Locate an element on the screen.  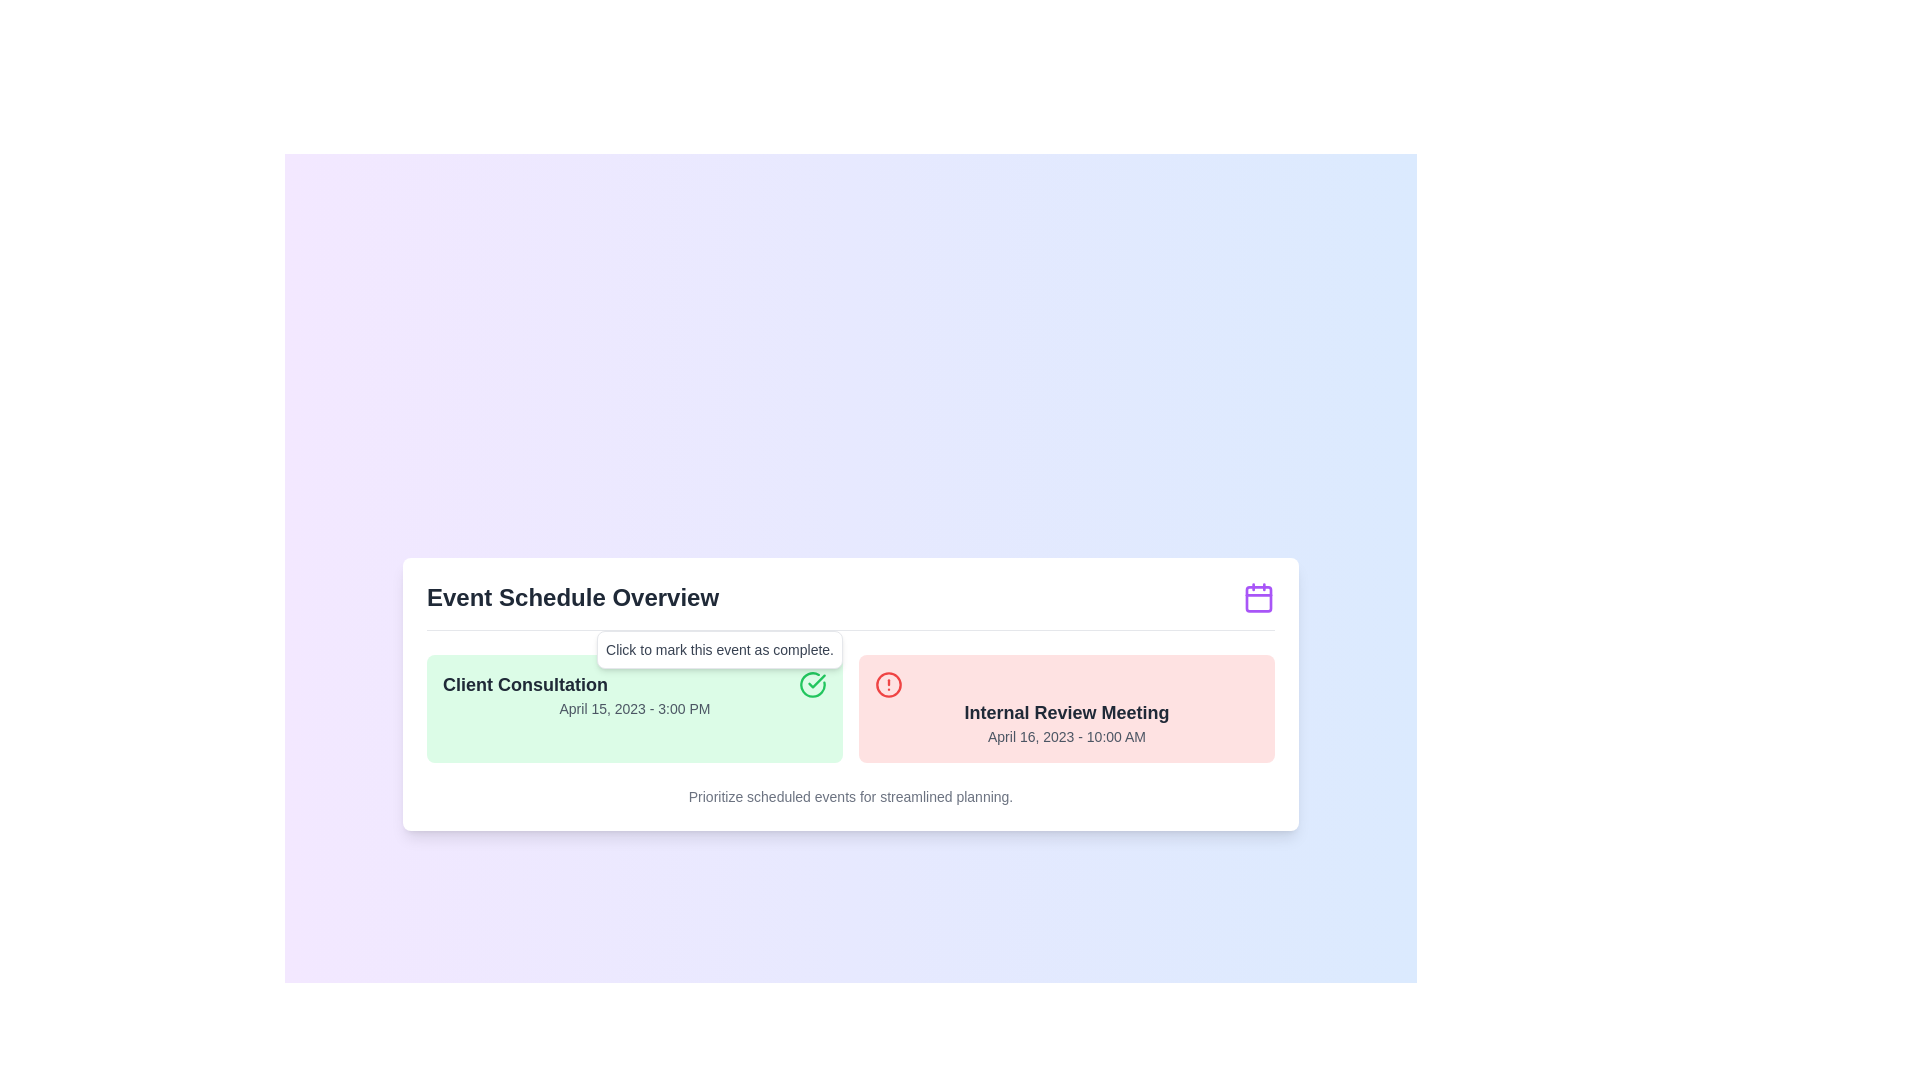
the tooltip that provides additional information about the 'mark as complete' functionality in the 'Client Consultation' card is located at coordinates (720, 649).